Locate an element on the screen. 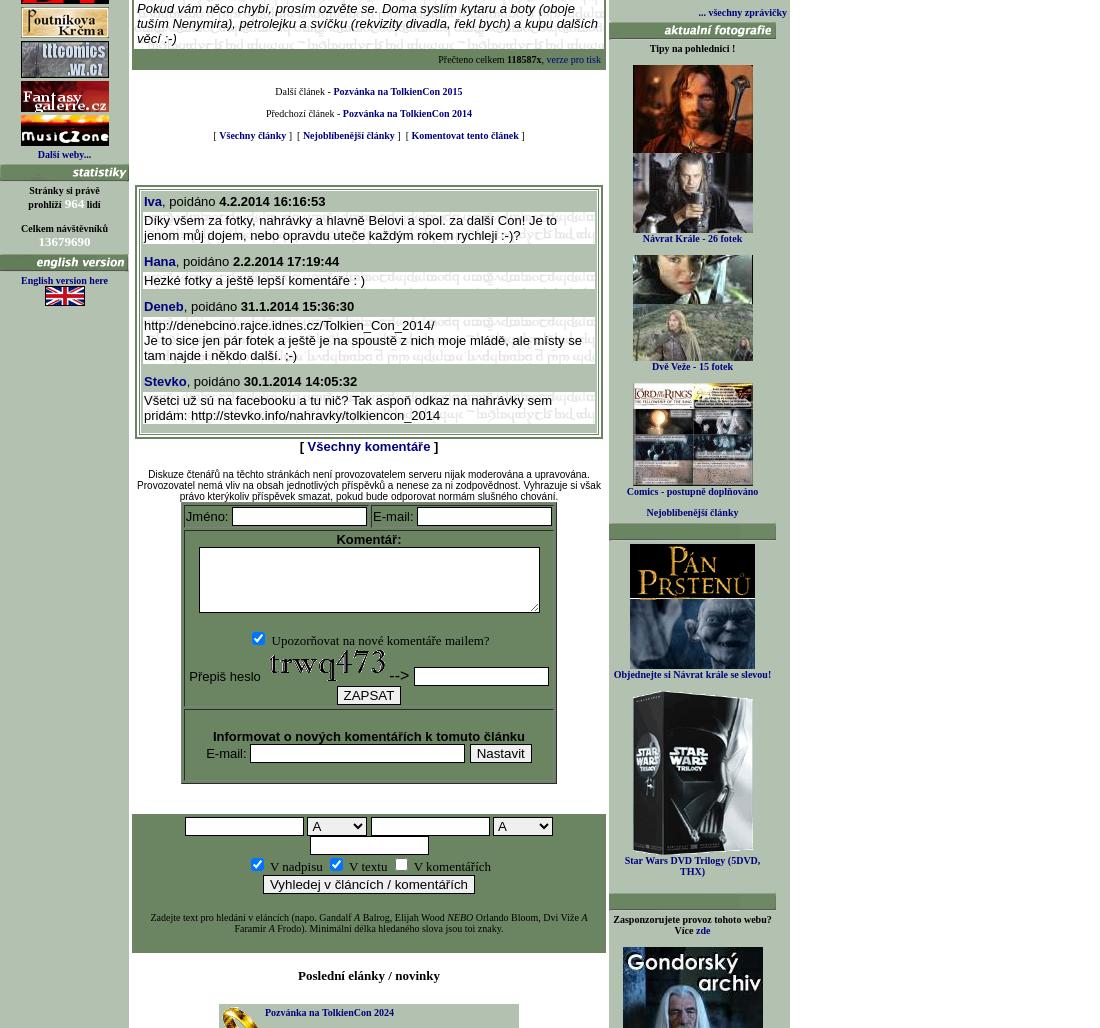 This screenshot has width=1100, height=1028. 'Frodo). Minimální délka hledaného slova jsou toi znaky.' is located at coordinates (388, 928).